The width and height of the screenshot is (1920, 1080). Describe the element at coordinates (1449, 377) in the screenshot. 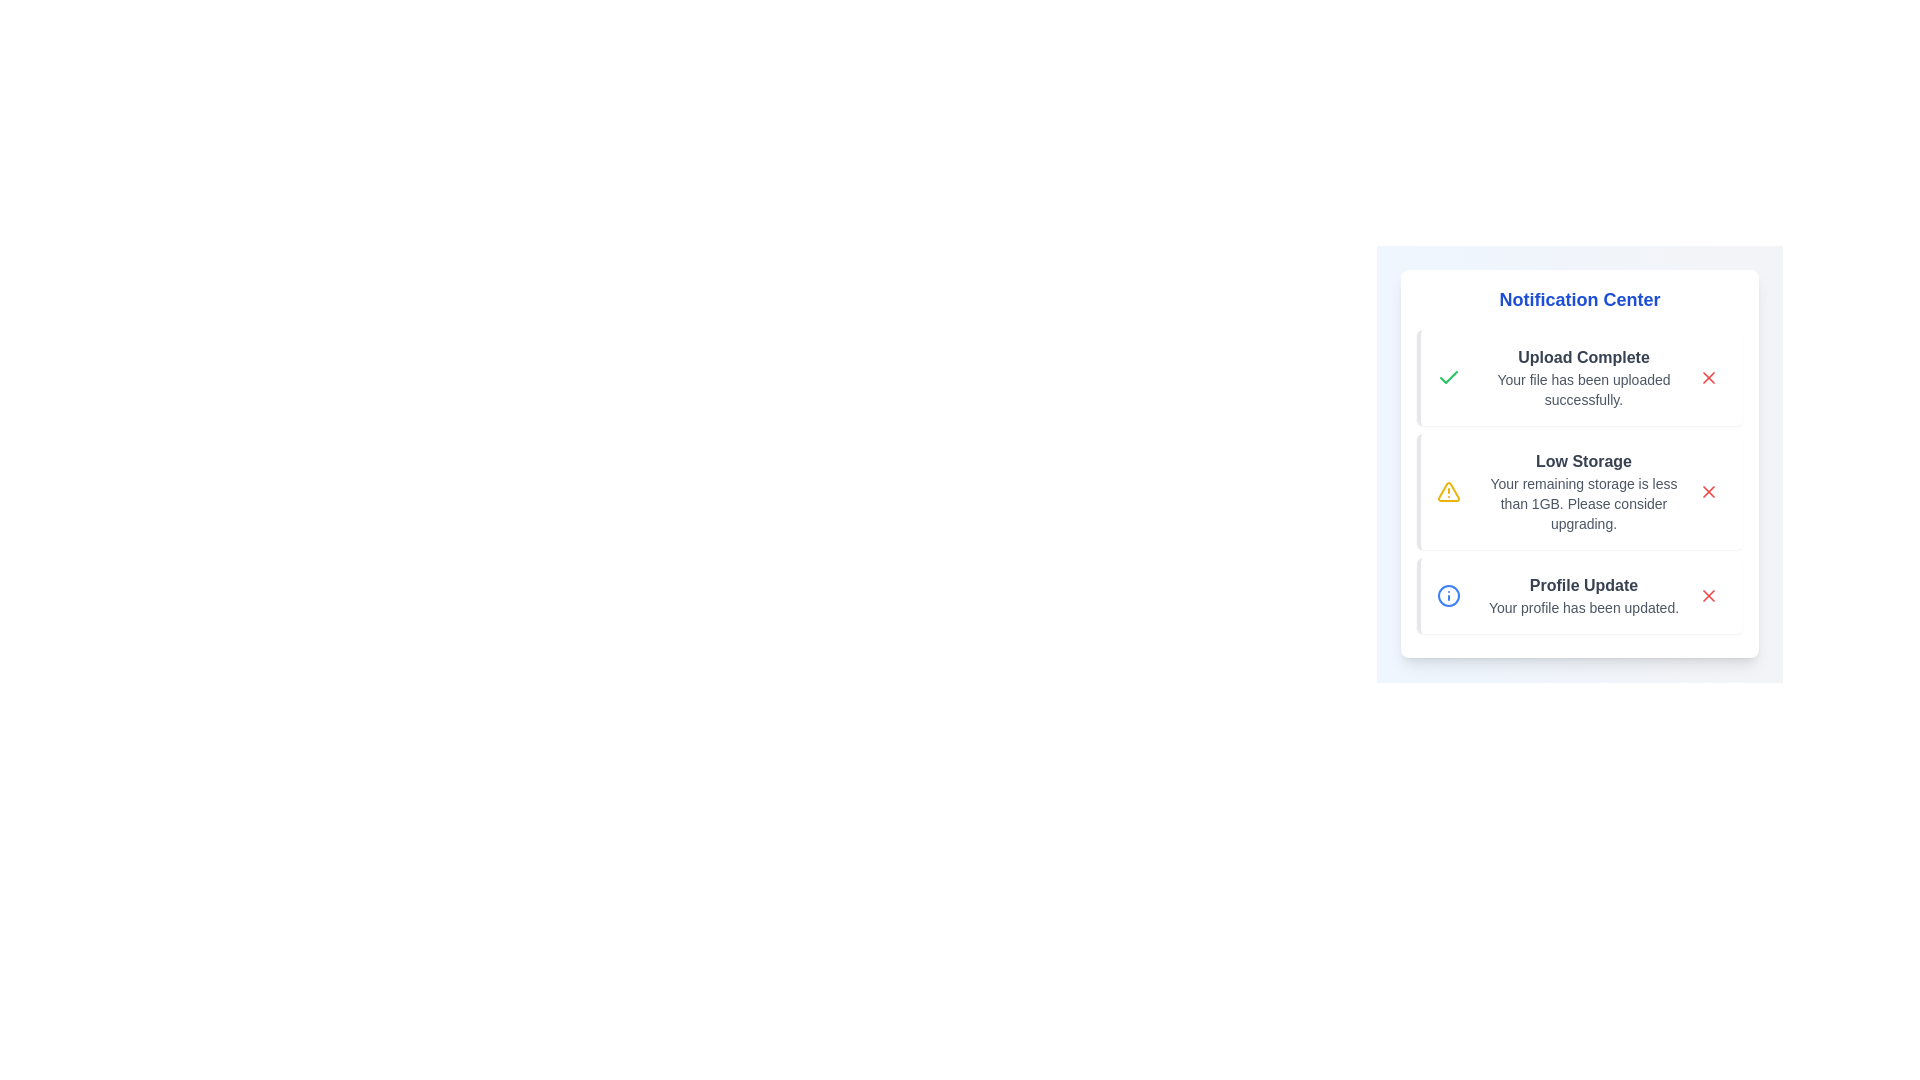

I see `the green checkmark icon indicating a successful action, located within the 'Upload Complete' notification in the Notification Center` at that location.